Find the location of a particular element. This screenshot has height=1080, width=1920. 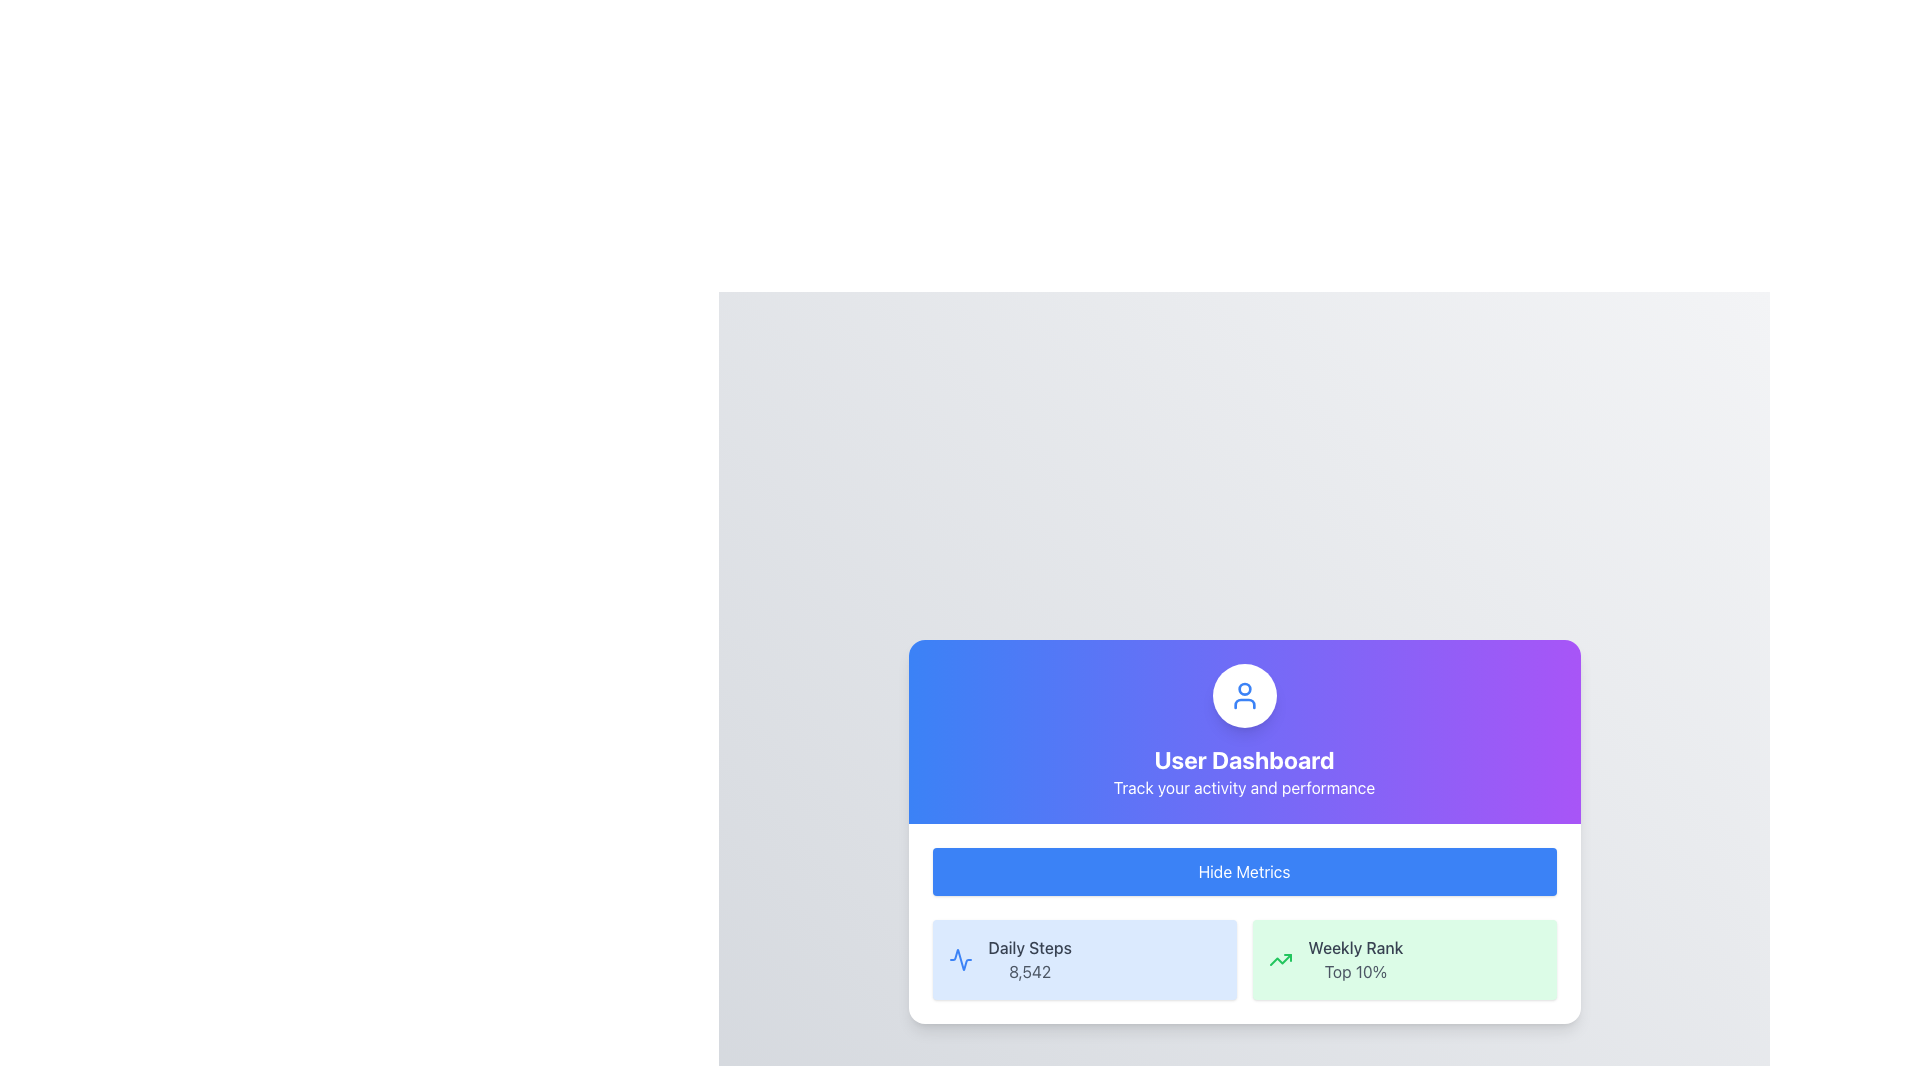

the informational cards in the 'User Dashboard' section is located at coordinates (1243, 832).